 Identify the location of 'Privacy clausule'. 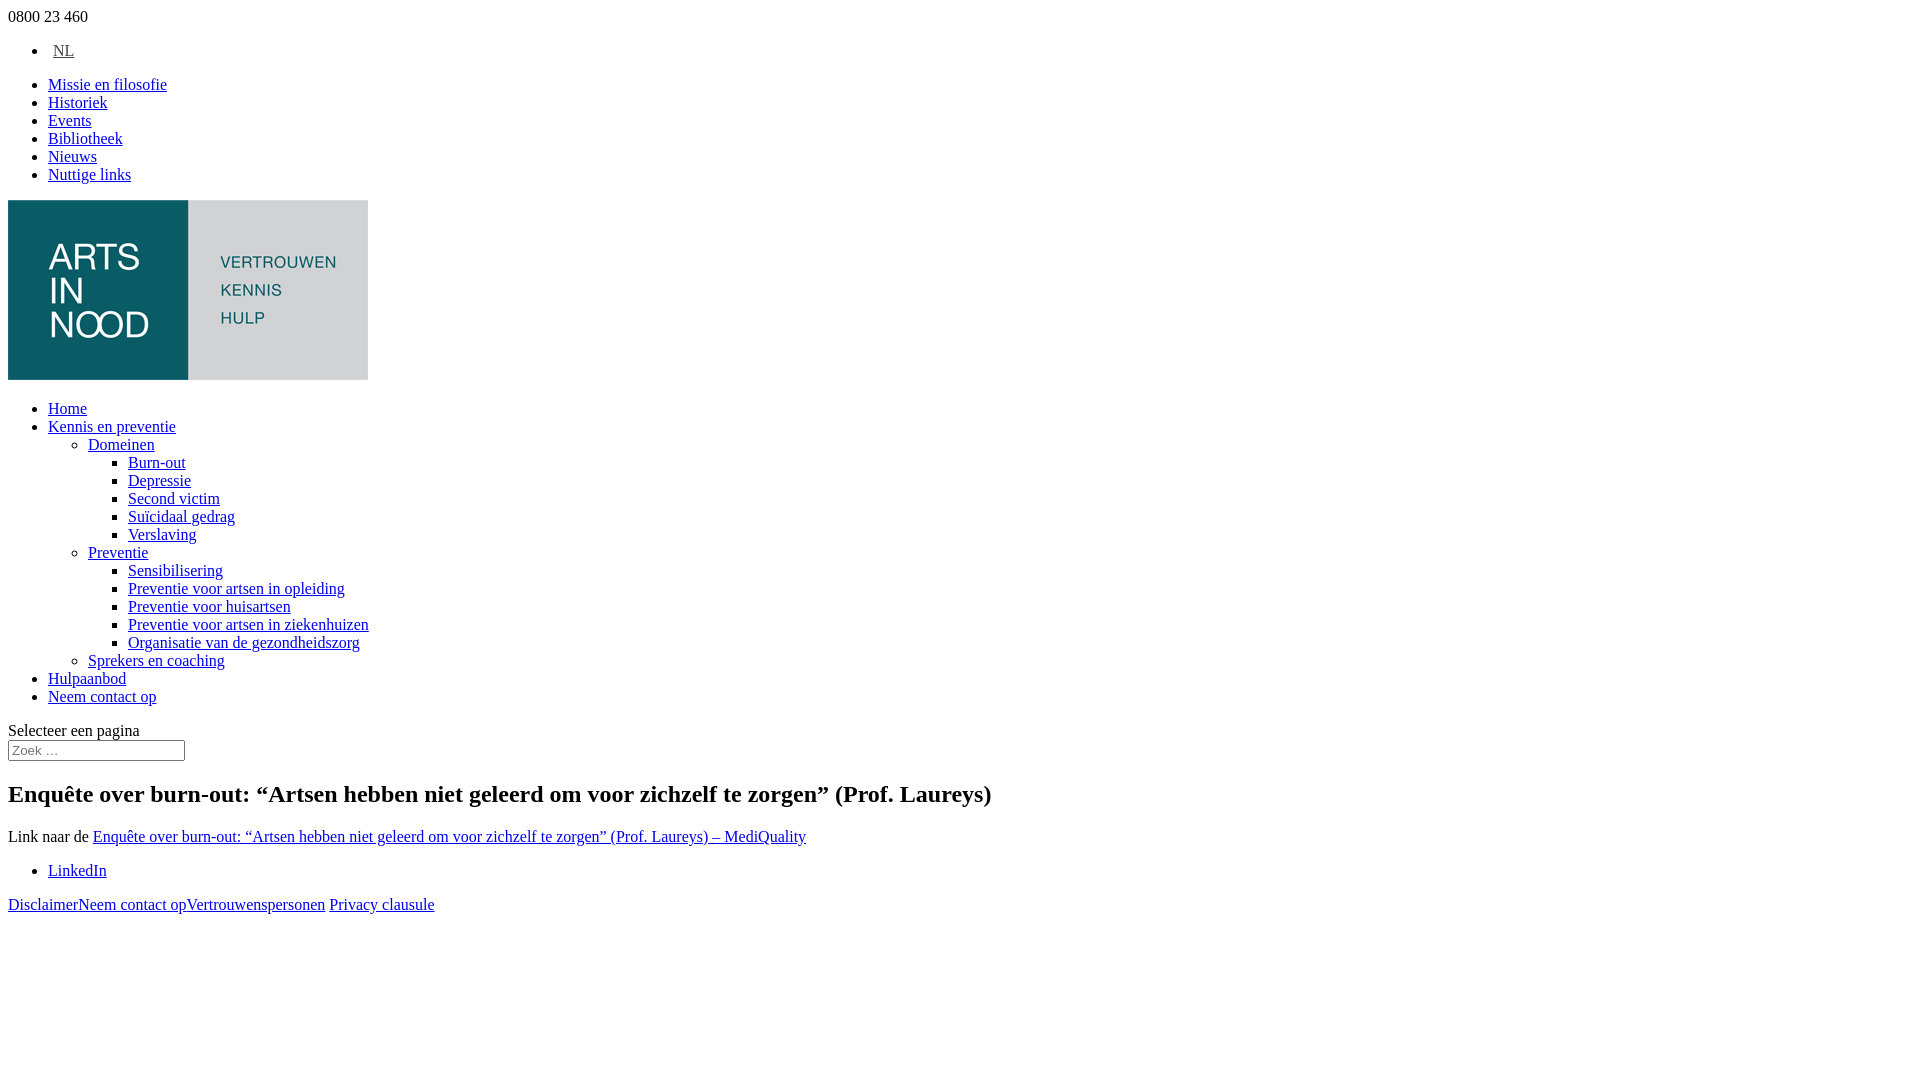
(381, 904).